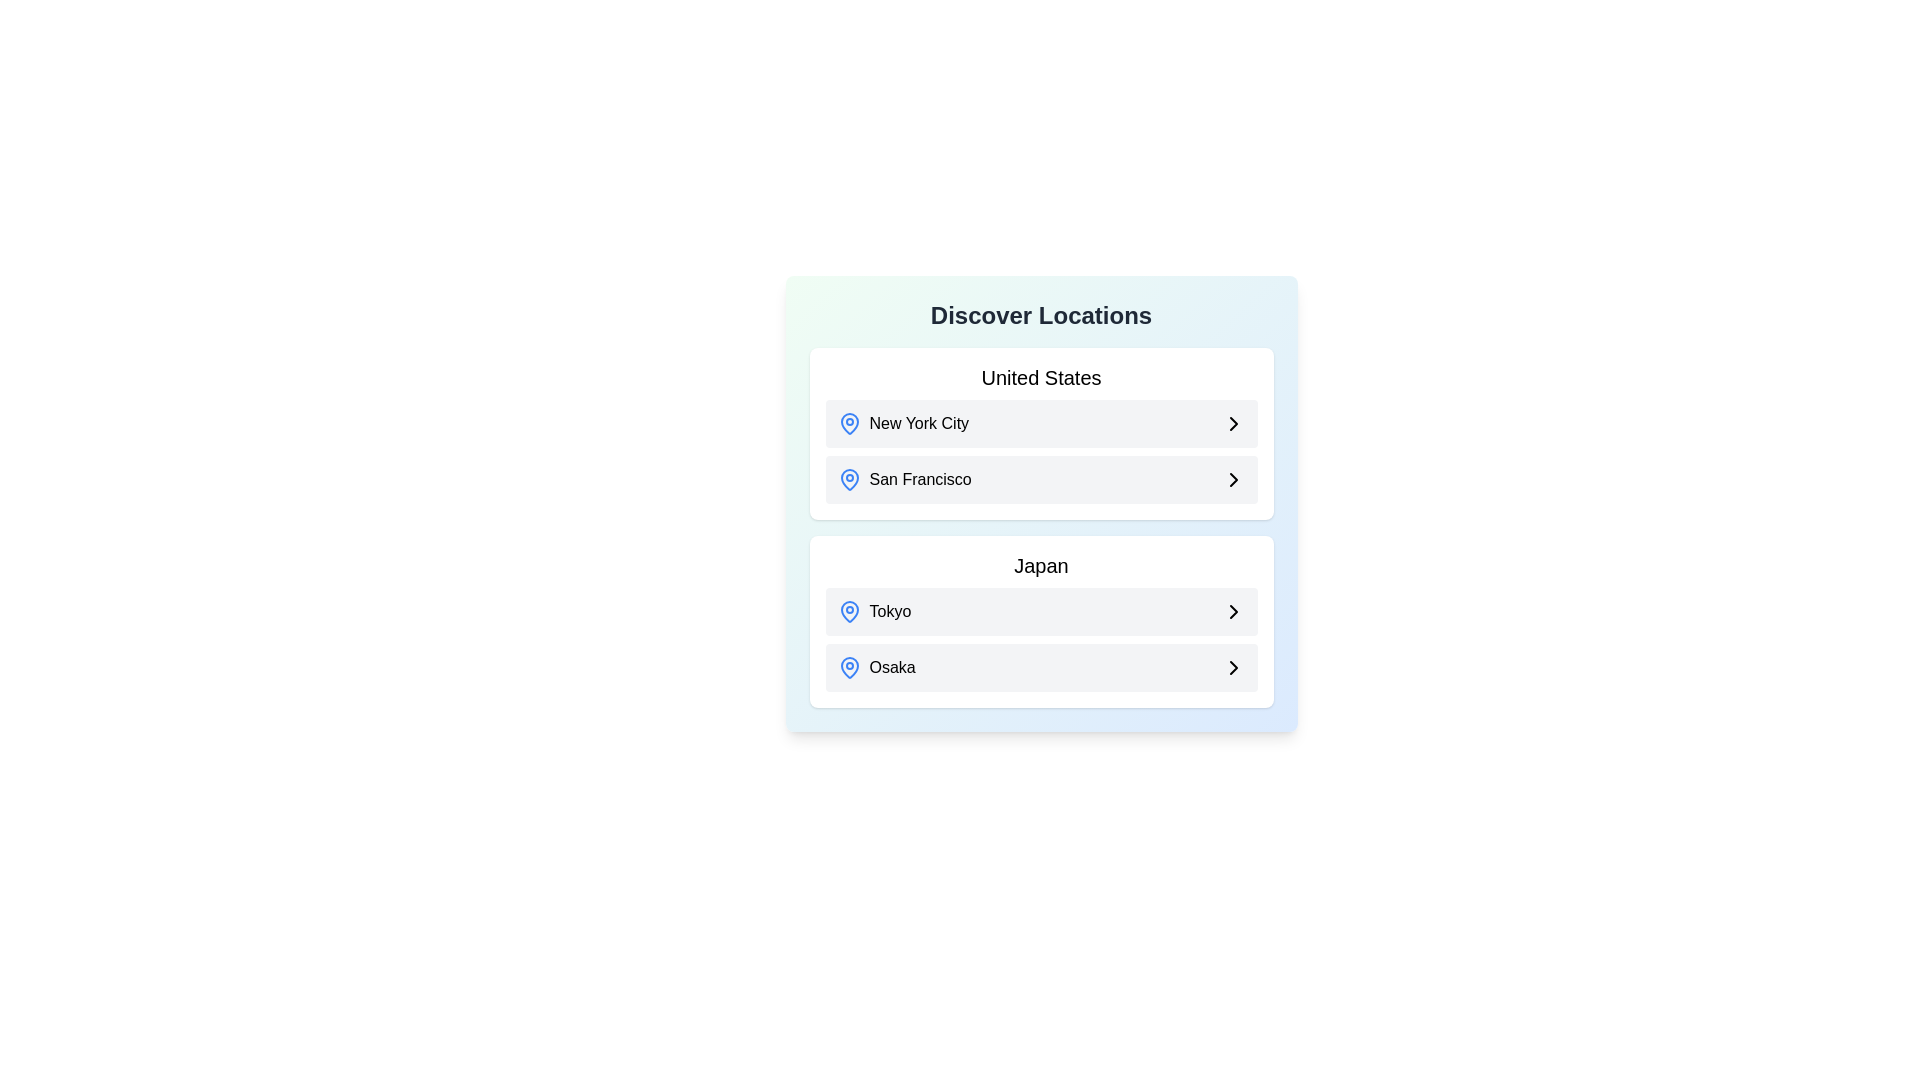  What do you see at coordinates (874, 611) in the screenshot?
I see `the location labeled 'Tokyo', which is a textual label adjacent to a blue map pin icon` at bounding box center [874, 611].